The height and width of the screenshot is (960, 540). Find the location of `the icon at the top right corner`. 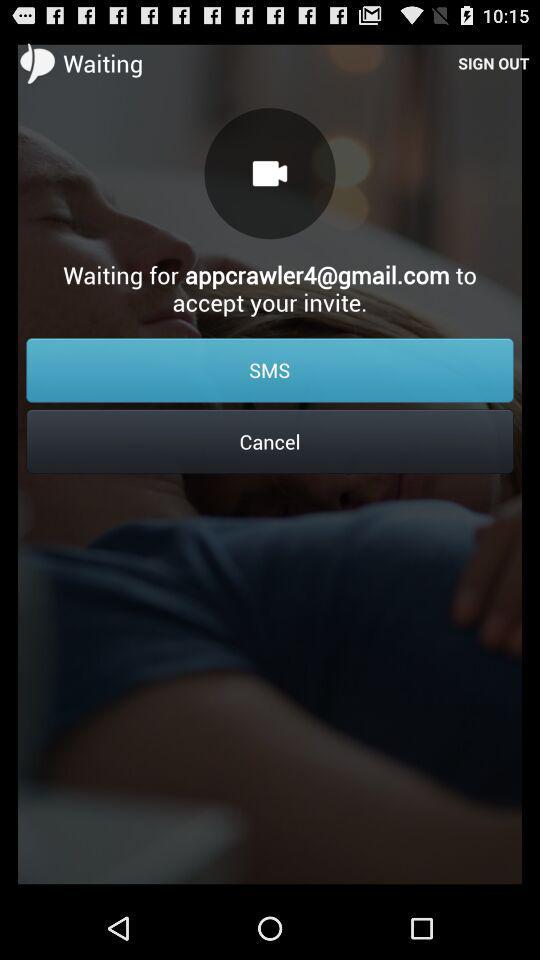

the icon at the top right corner is located at coordinates (492, 62).